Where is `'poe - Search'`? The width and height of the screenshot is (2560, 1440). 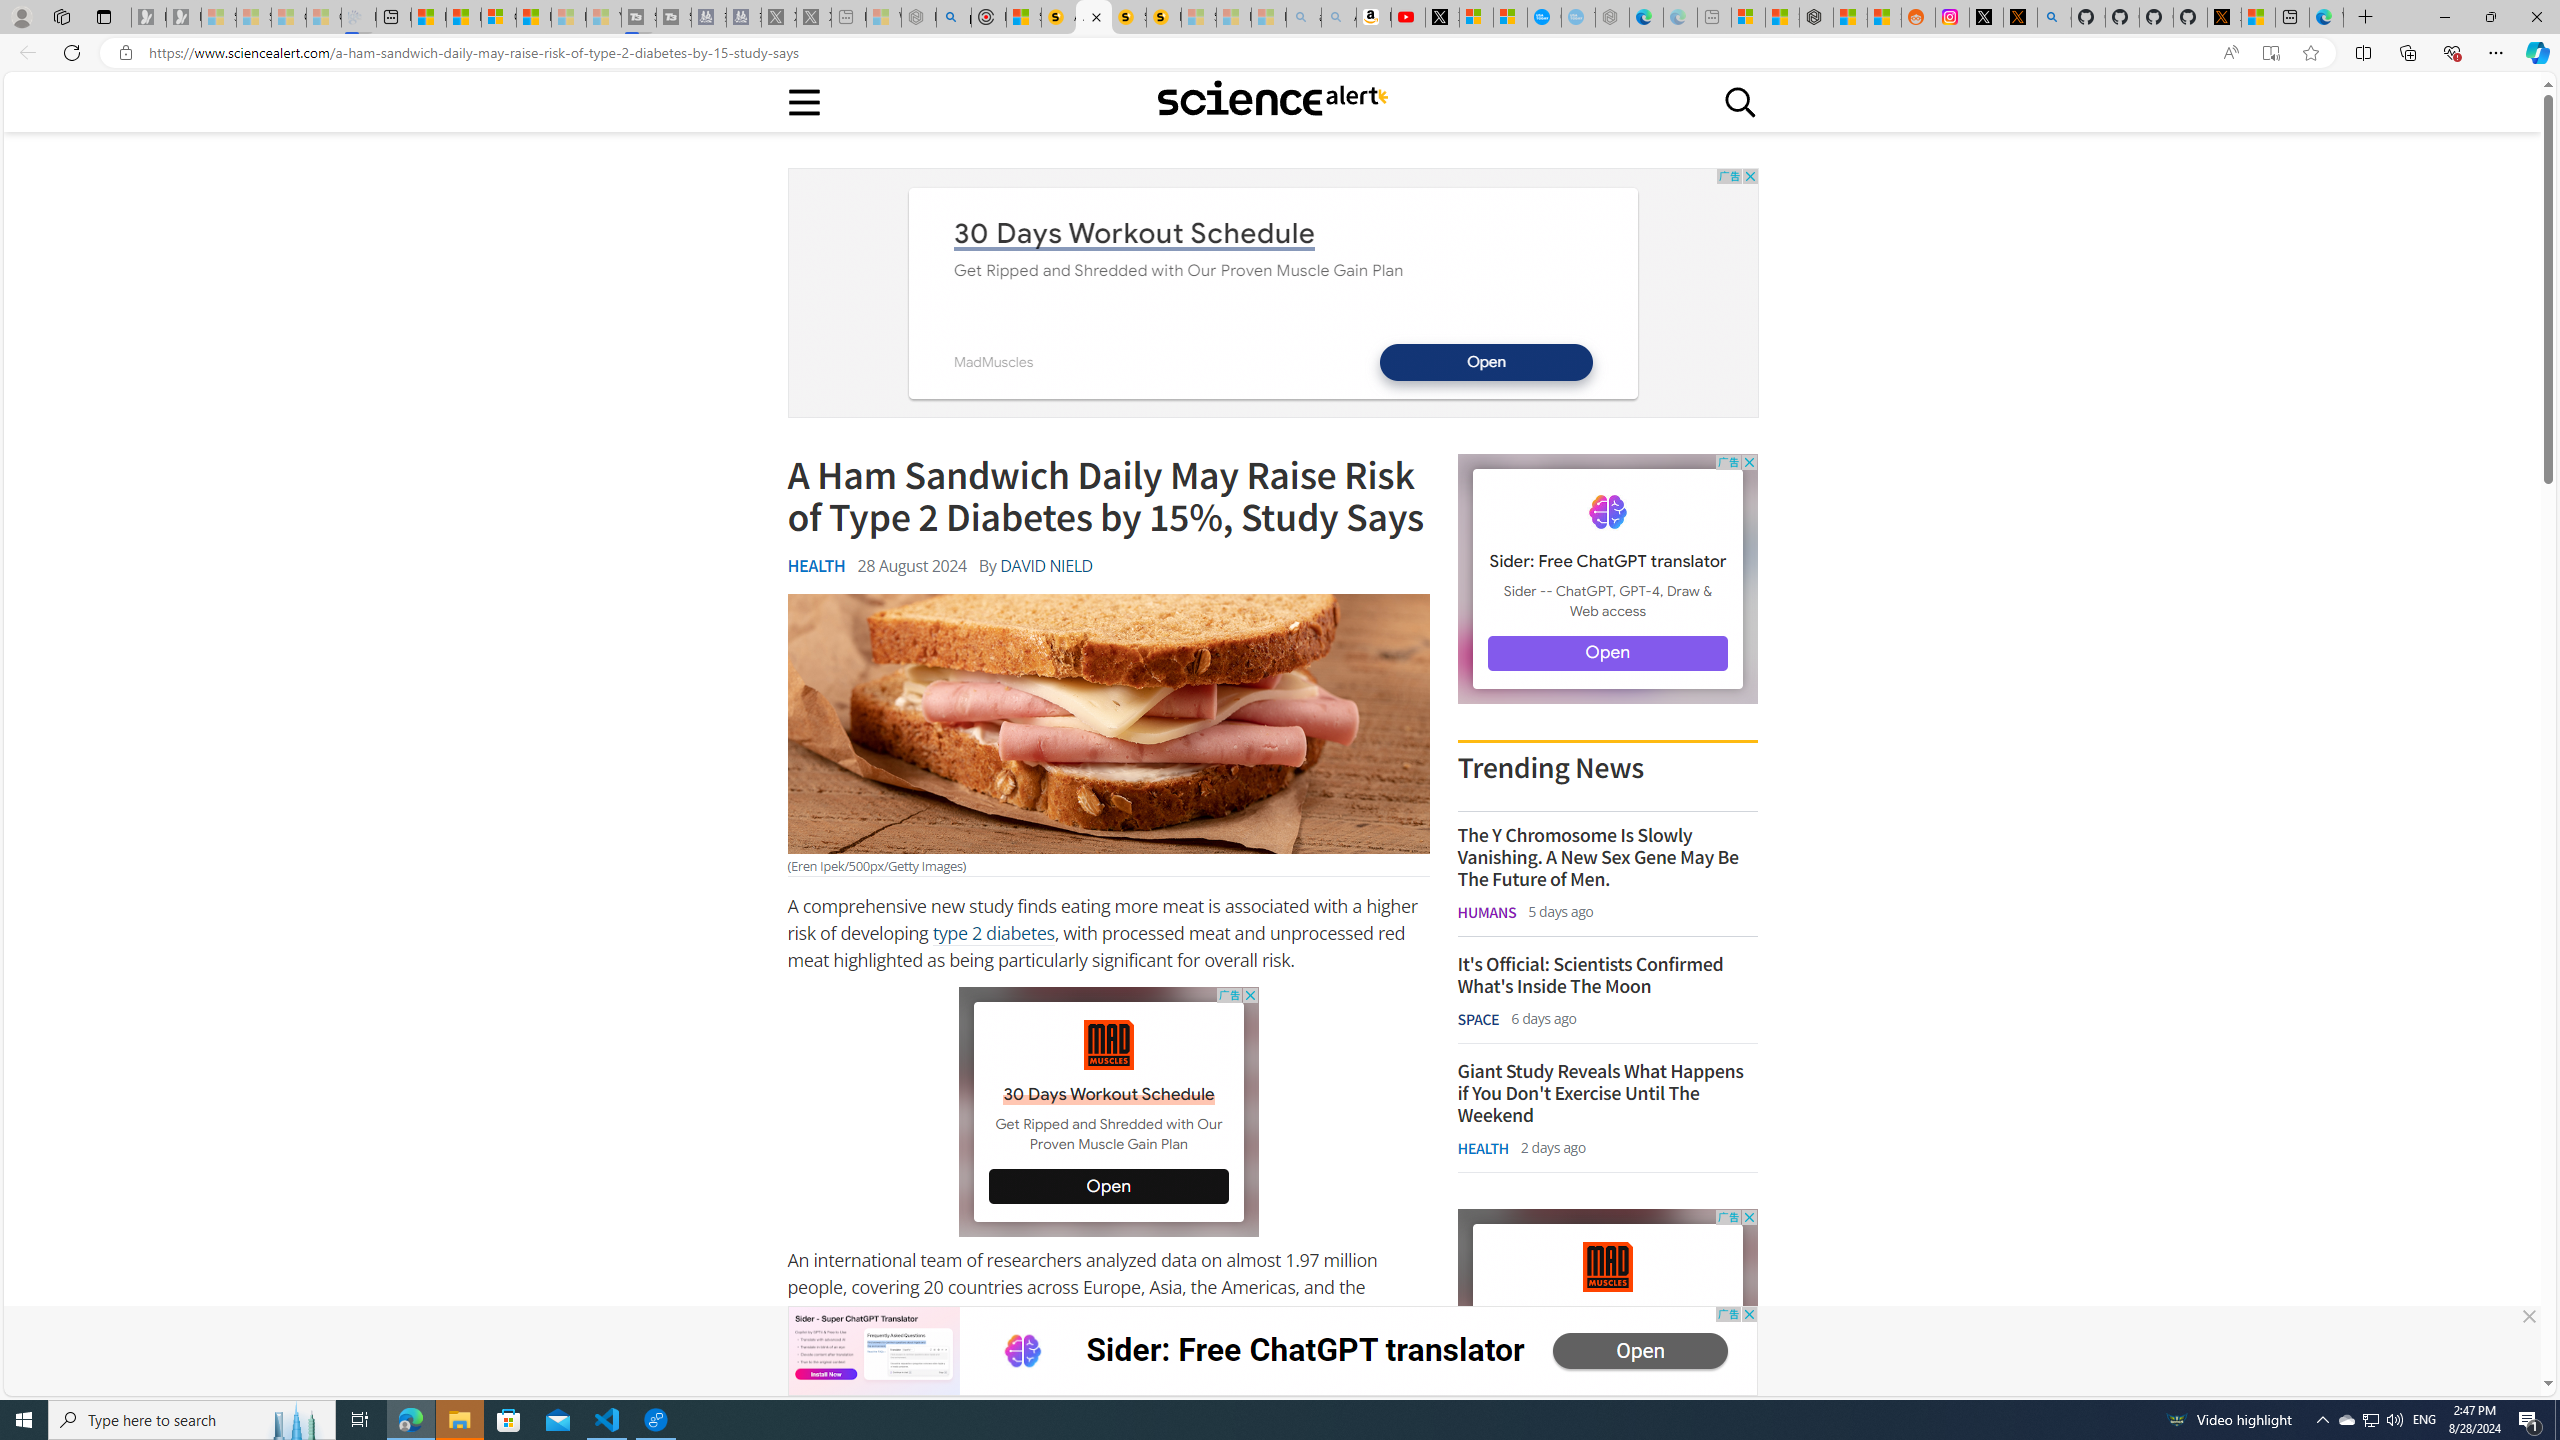
'poe - Search' is located at coordinates (953, 16).